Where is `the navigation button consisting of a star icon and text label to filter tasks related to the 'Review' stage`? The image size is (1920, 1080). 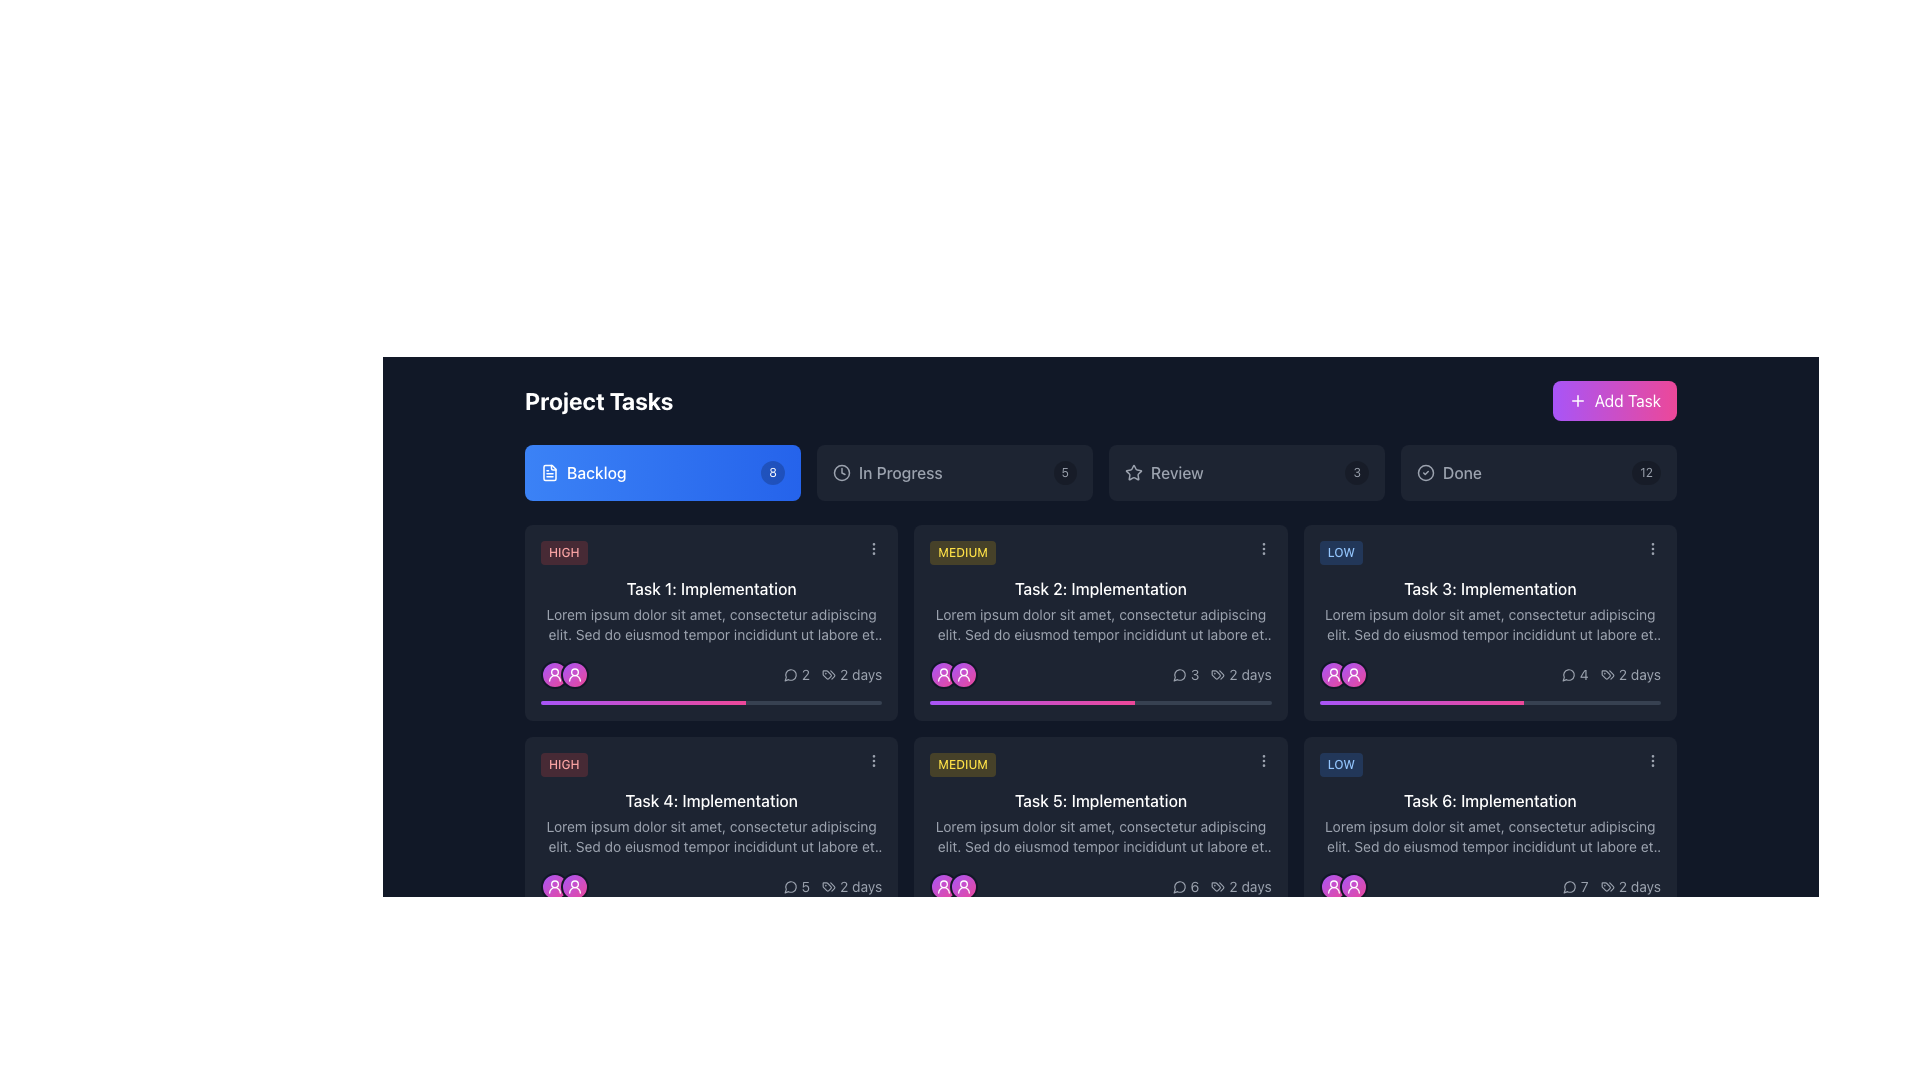 the navigation button consisting of a star icon and text label to filter tasks related to the 'Review' stage is located at coordinates (1164, 473).